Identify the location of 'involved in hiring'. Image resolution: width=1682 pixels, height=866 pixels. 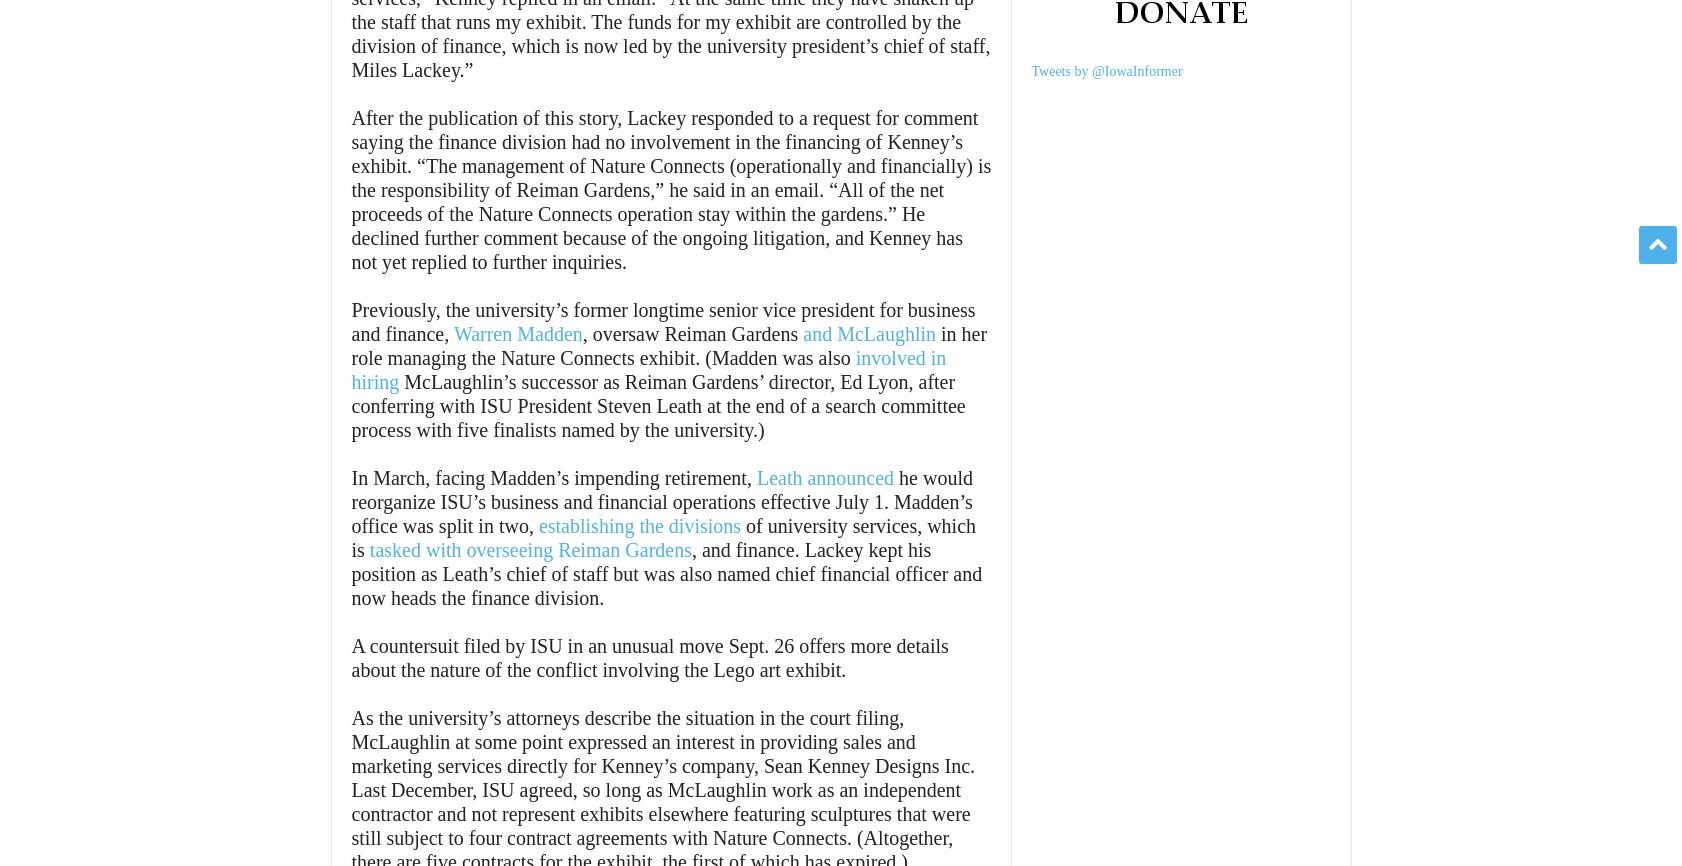
(648, 369).